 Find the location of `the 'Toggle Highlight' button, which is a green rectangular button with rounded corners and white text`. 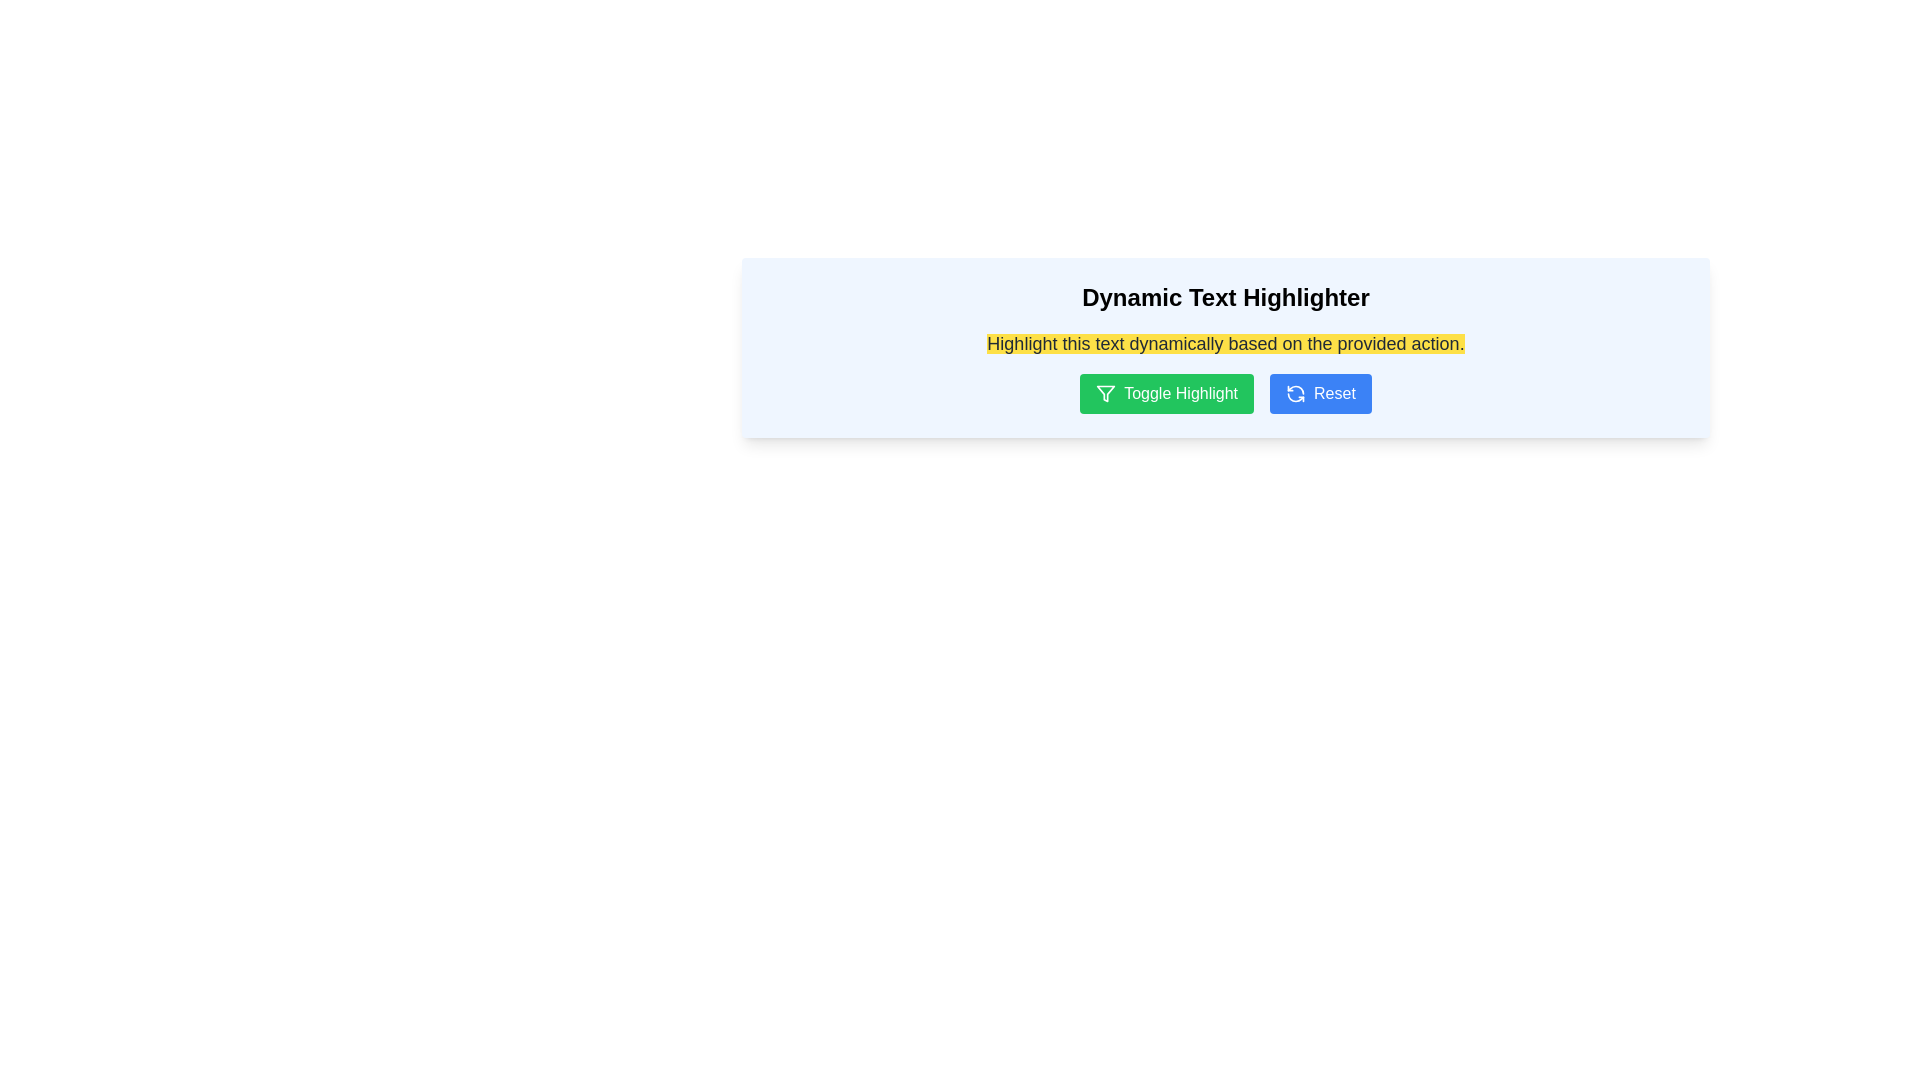

the 'Toggle Highlight' button, which is a green rectangular button with rounded corners and white text is located at coordinates (1167, 393).